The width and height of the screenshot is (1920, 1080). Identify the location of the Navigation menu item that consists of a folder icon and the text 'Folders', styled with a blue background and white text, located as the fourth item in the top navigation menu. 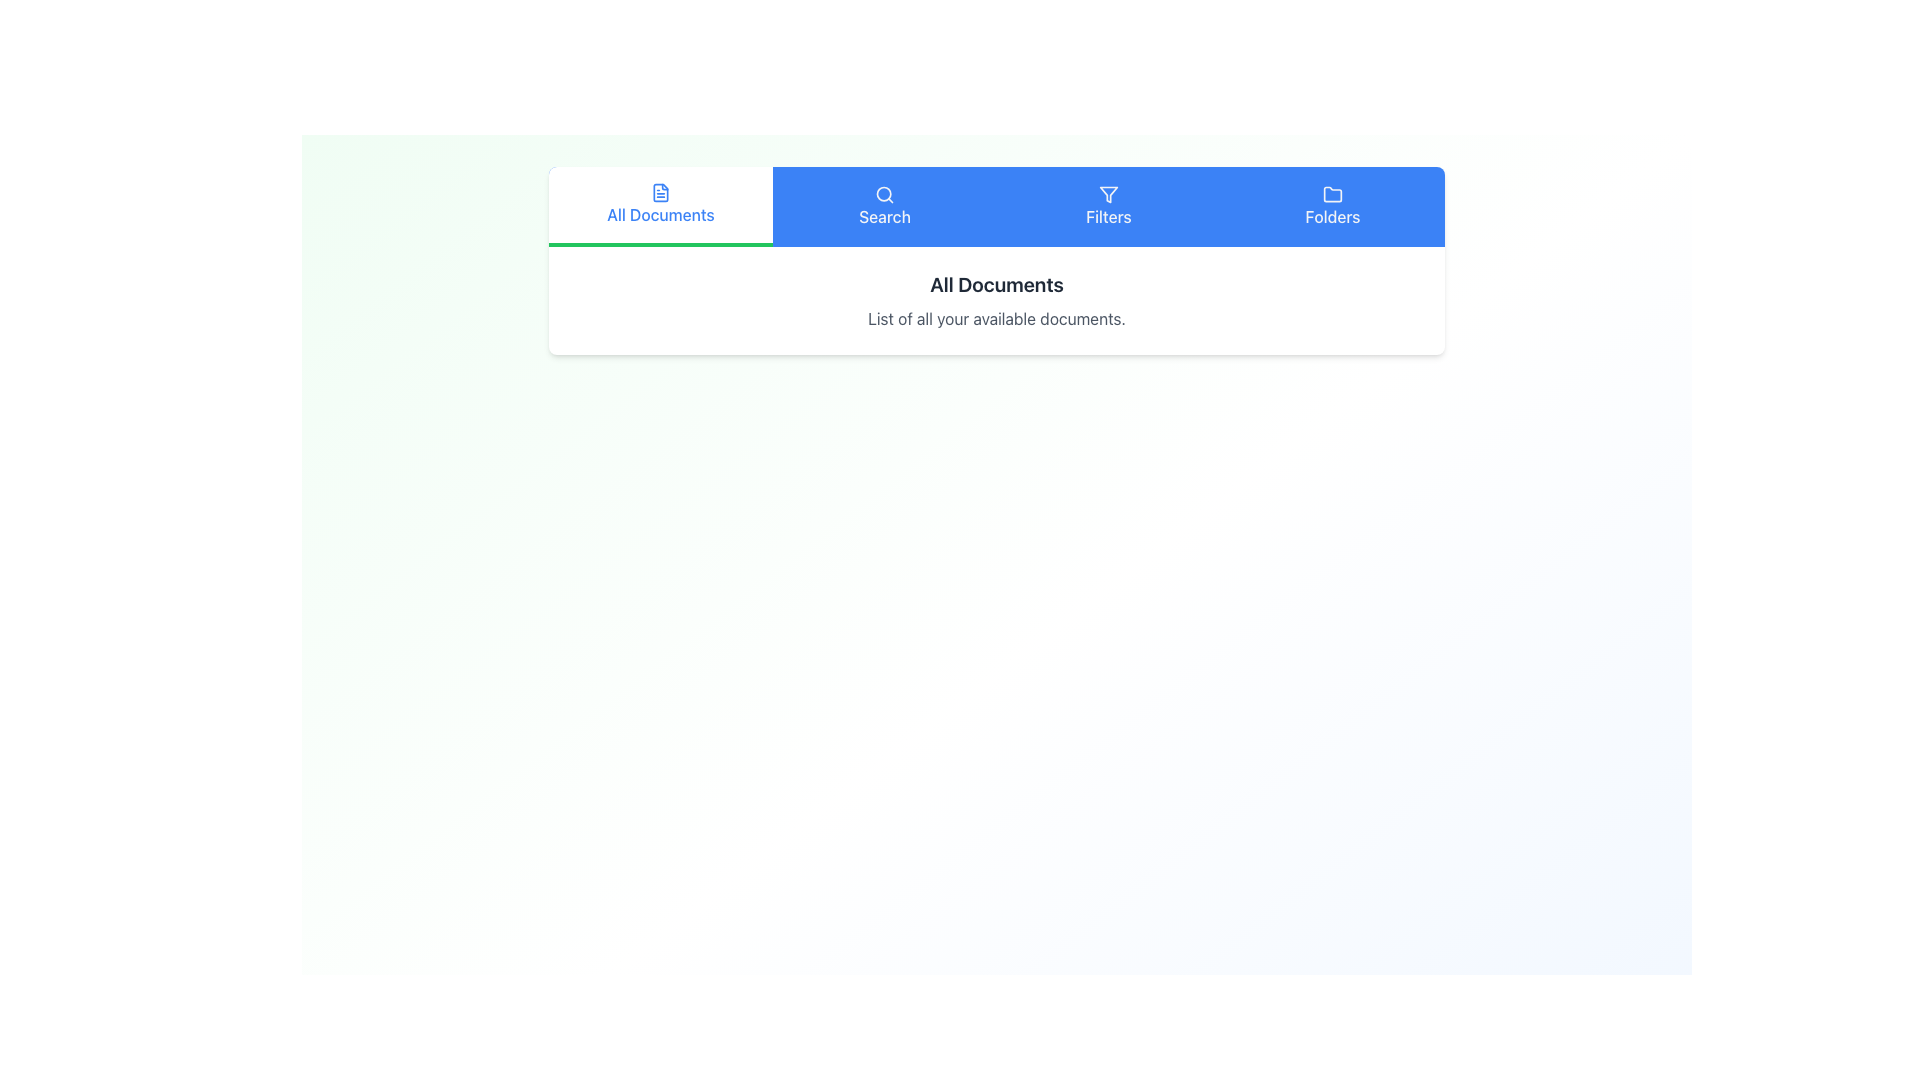
(1333, 207).